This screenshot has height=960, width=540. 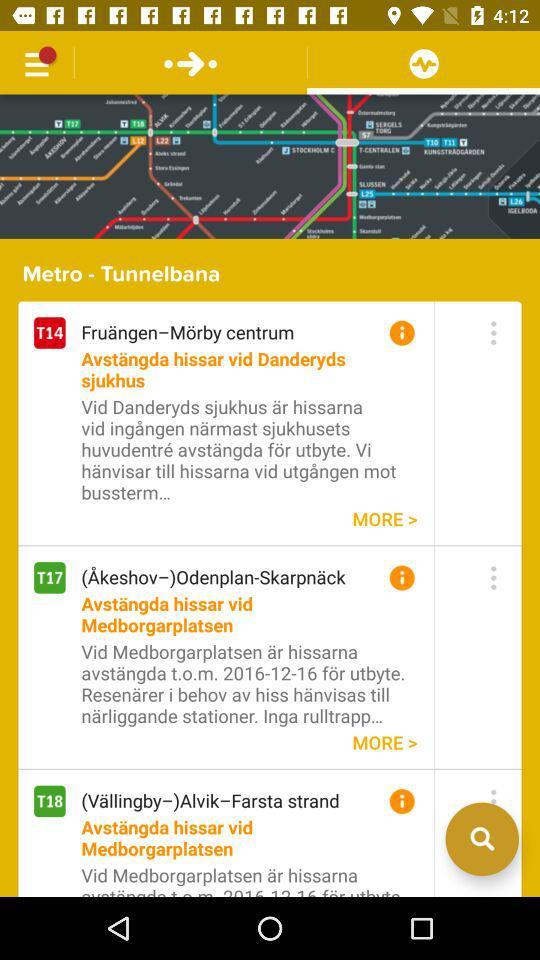 What do you see at coordinates (481, 897) in the screenshot?
I see `the search icon` at bounding box center [481, 897].